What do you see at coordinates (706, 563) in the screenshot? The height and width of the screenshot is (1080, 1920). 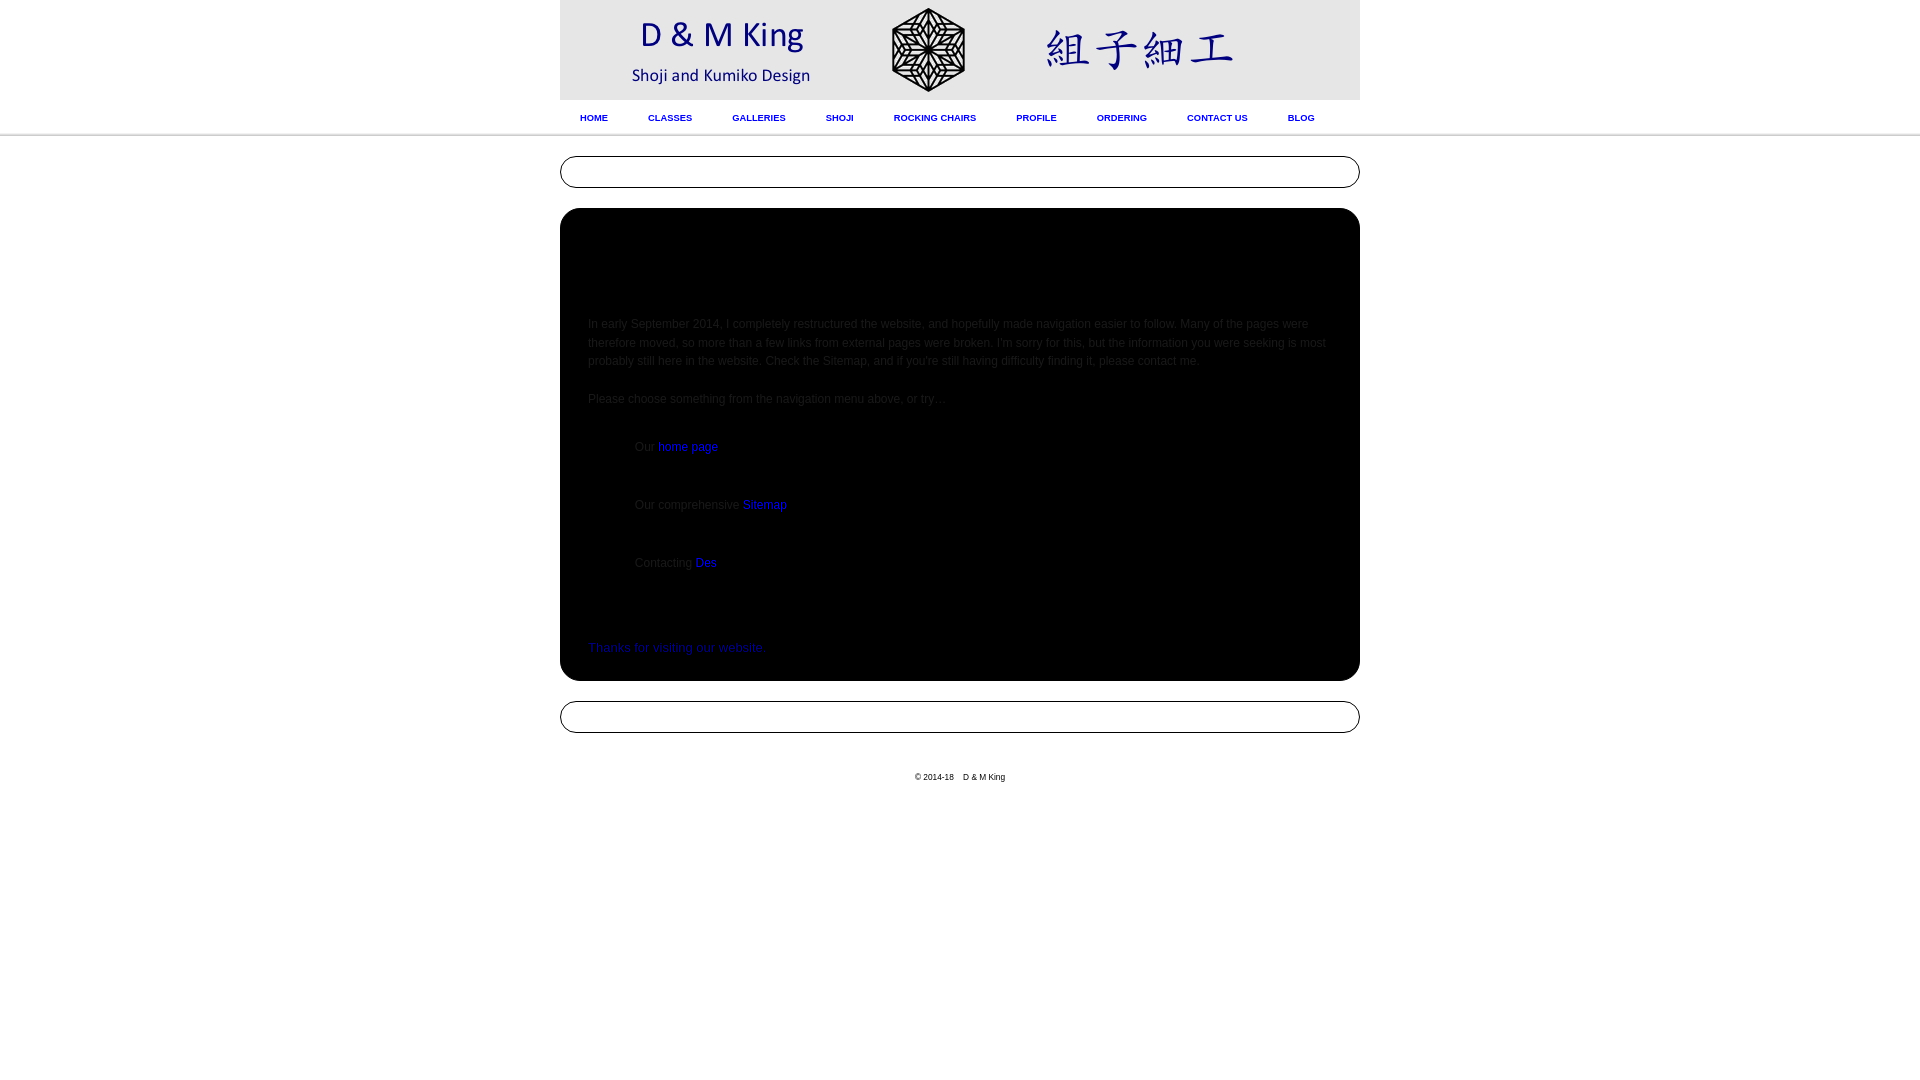 I see `'Des'` at bounding box center [706, 563].